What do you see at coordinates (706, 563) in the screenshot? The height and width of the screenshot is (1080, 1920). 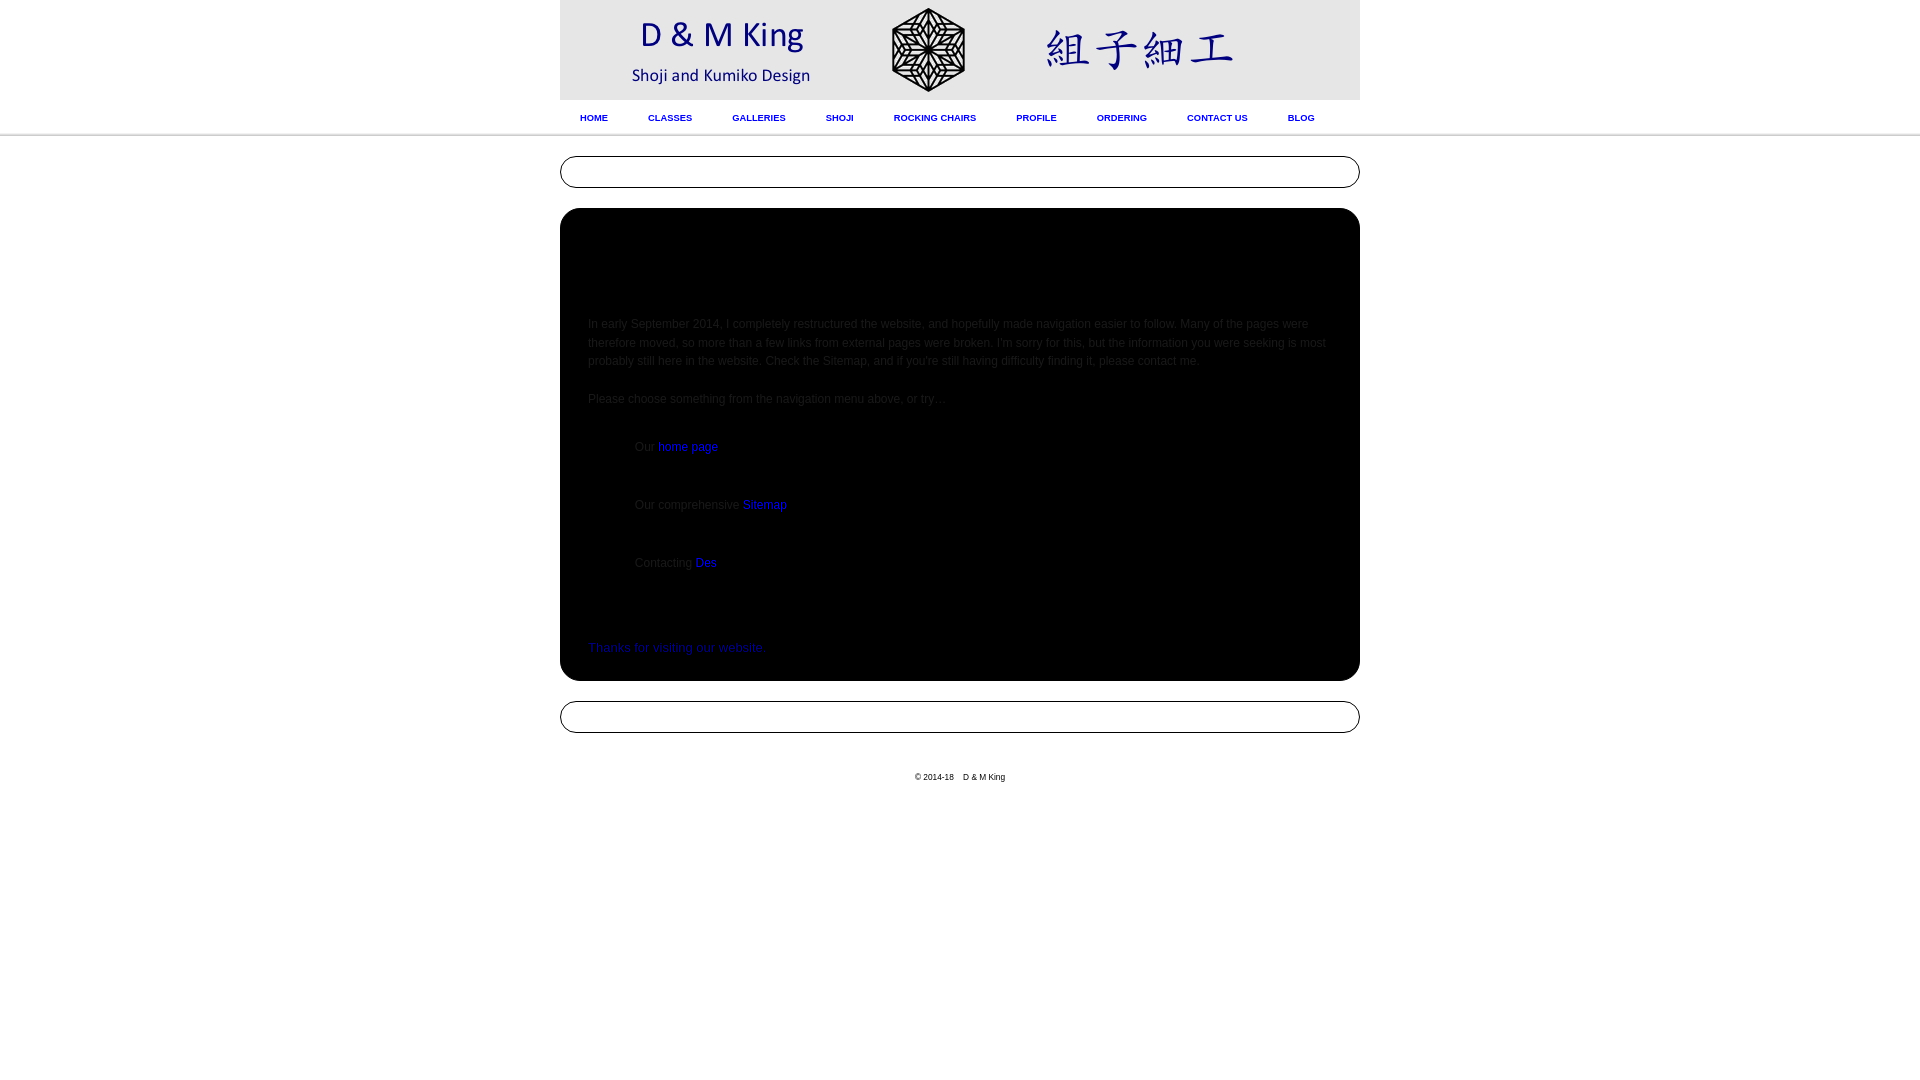 I see `'Des'` at bounding box center [706, 563].